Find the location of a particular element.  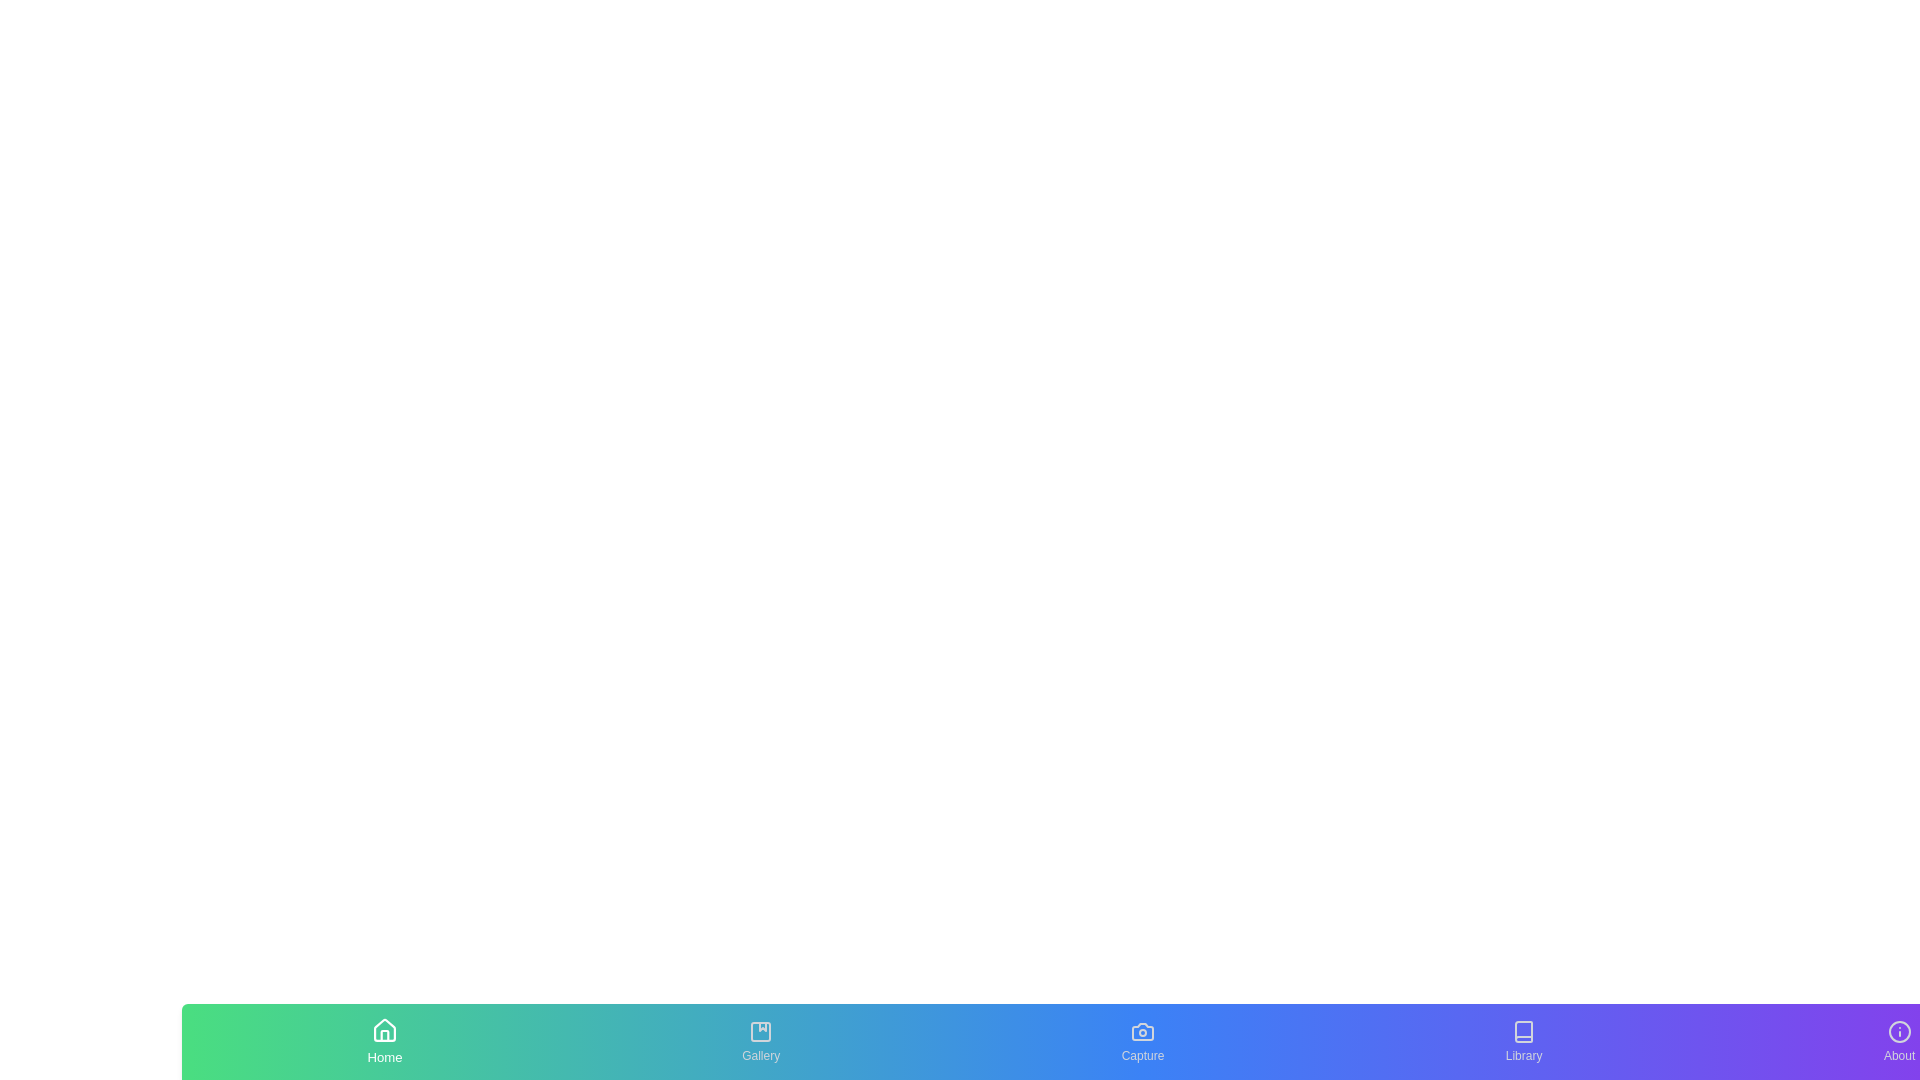

the Gallery tab is located at coordinates (760, 1040).